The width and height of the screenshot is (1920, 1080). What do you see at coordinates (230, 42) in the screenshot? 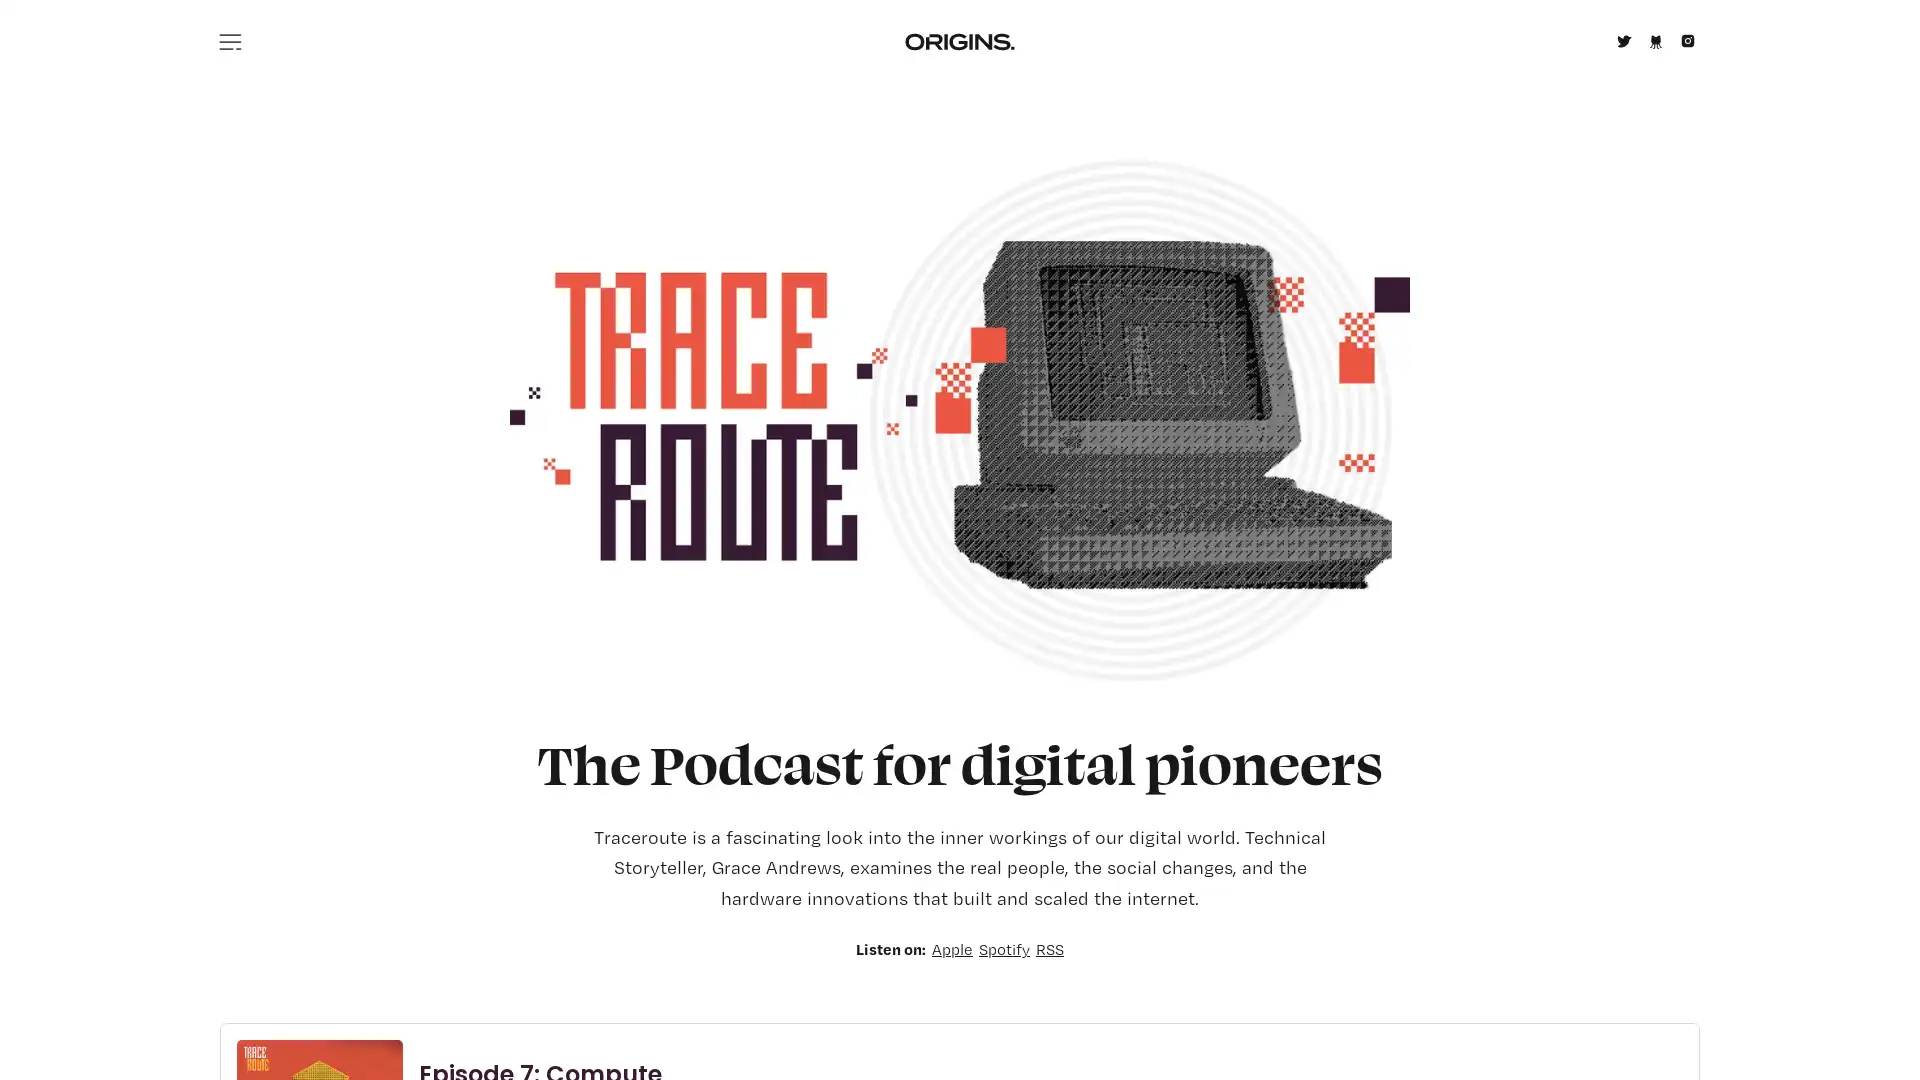
I see `Menu icon` at bounding box center [230, 42].